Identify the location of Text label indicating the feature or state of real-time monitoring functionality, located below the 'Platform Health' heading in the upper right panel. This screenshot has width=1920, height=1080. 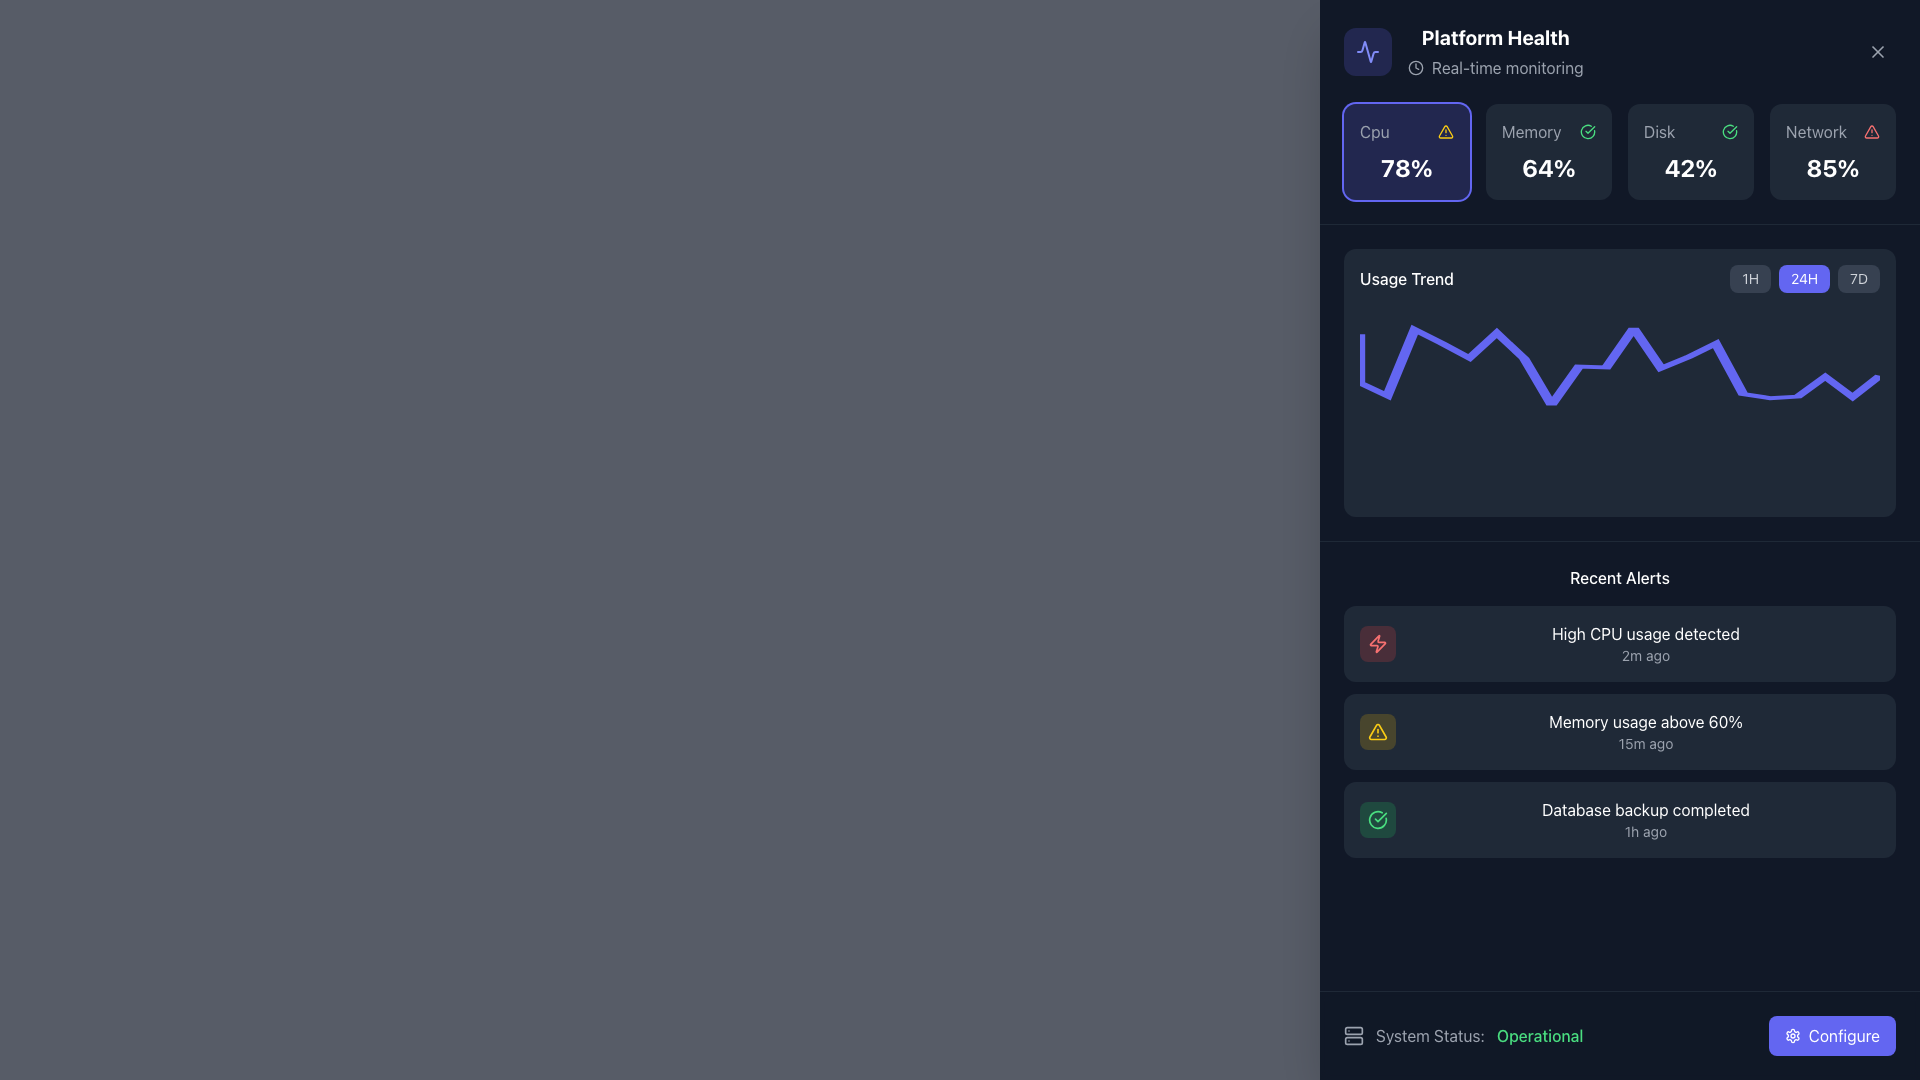
(1495, 67).